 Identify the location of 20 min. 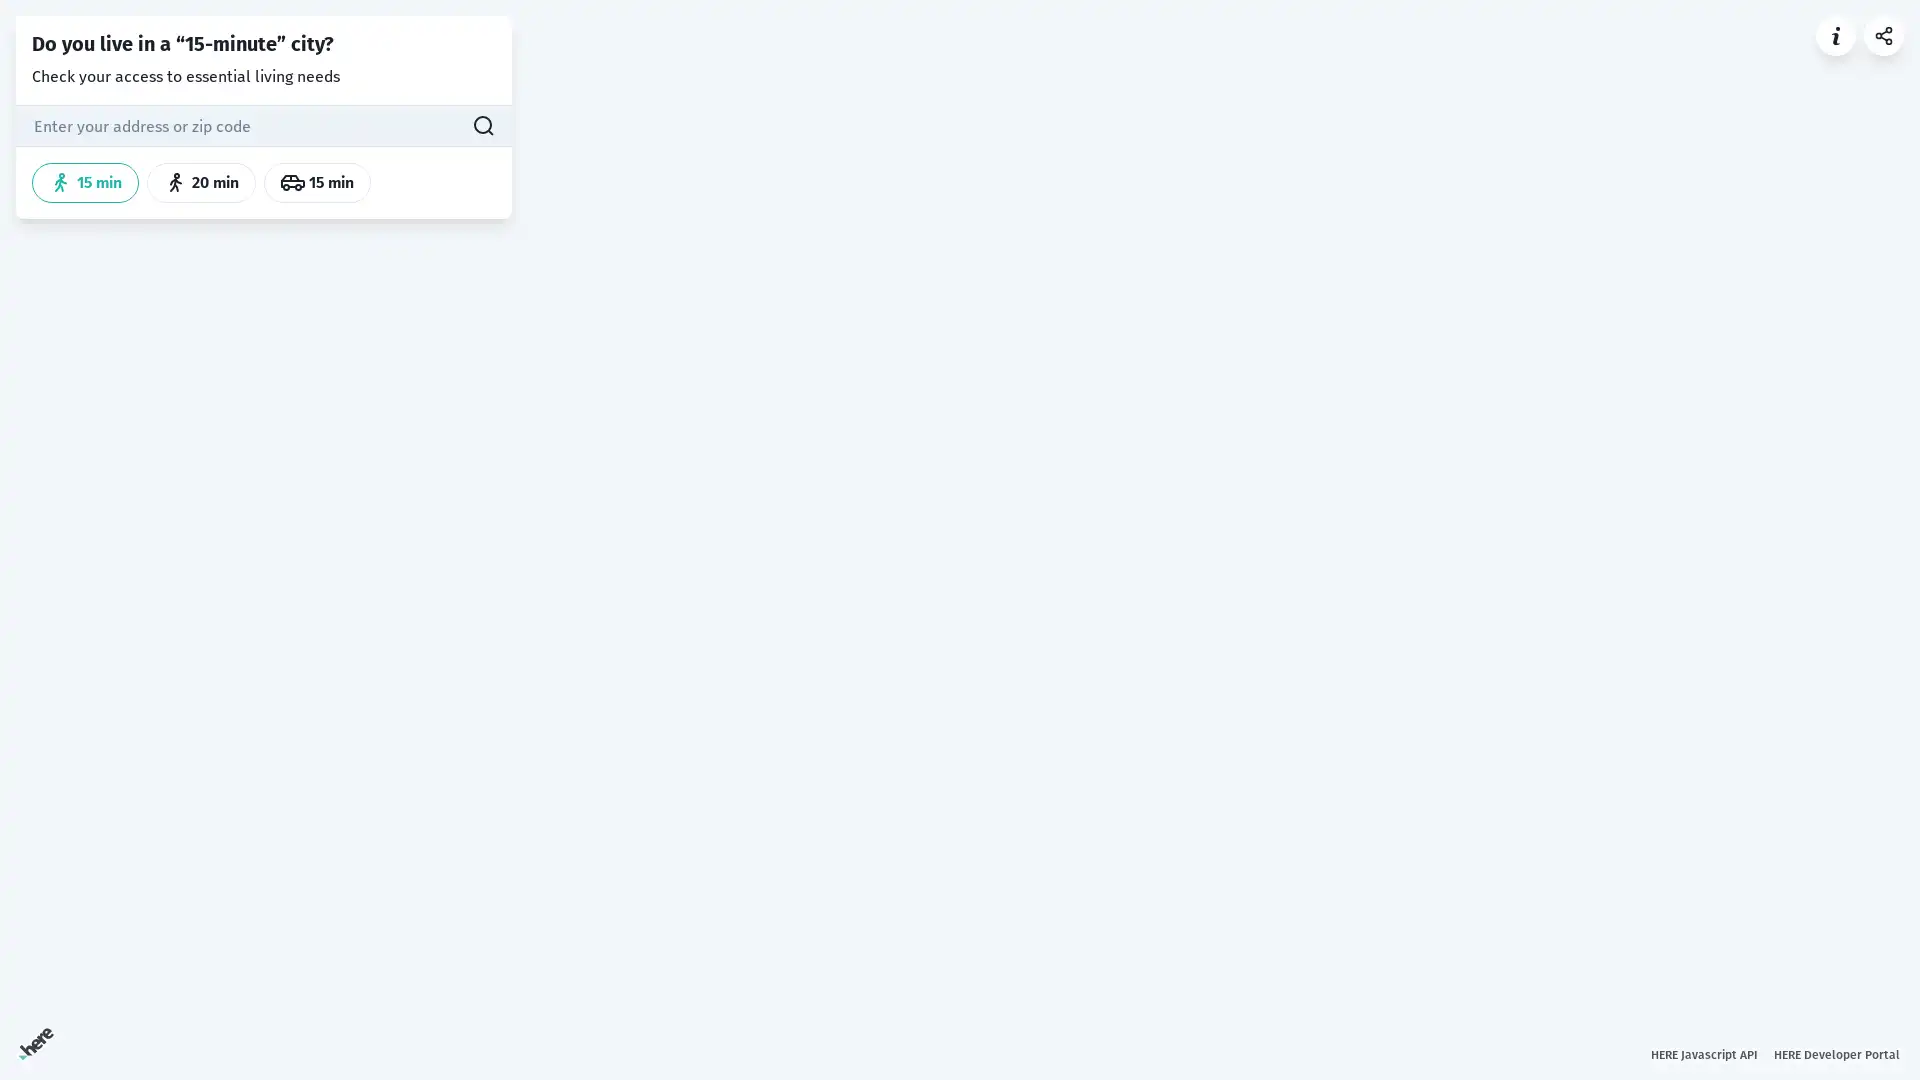
(201, 182).